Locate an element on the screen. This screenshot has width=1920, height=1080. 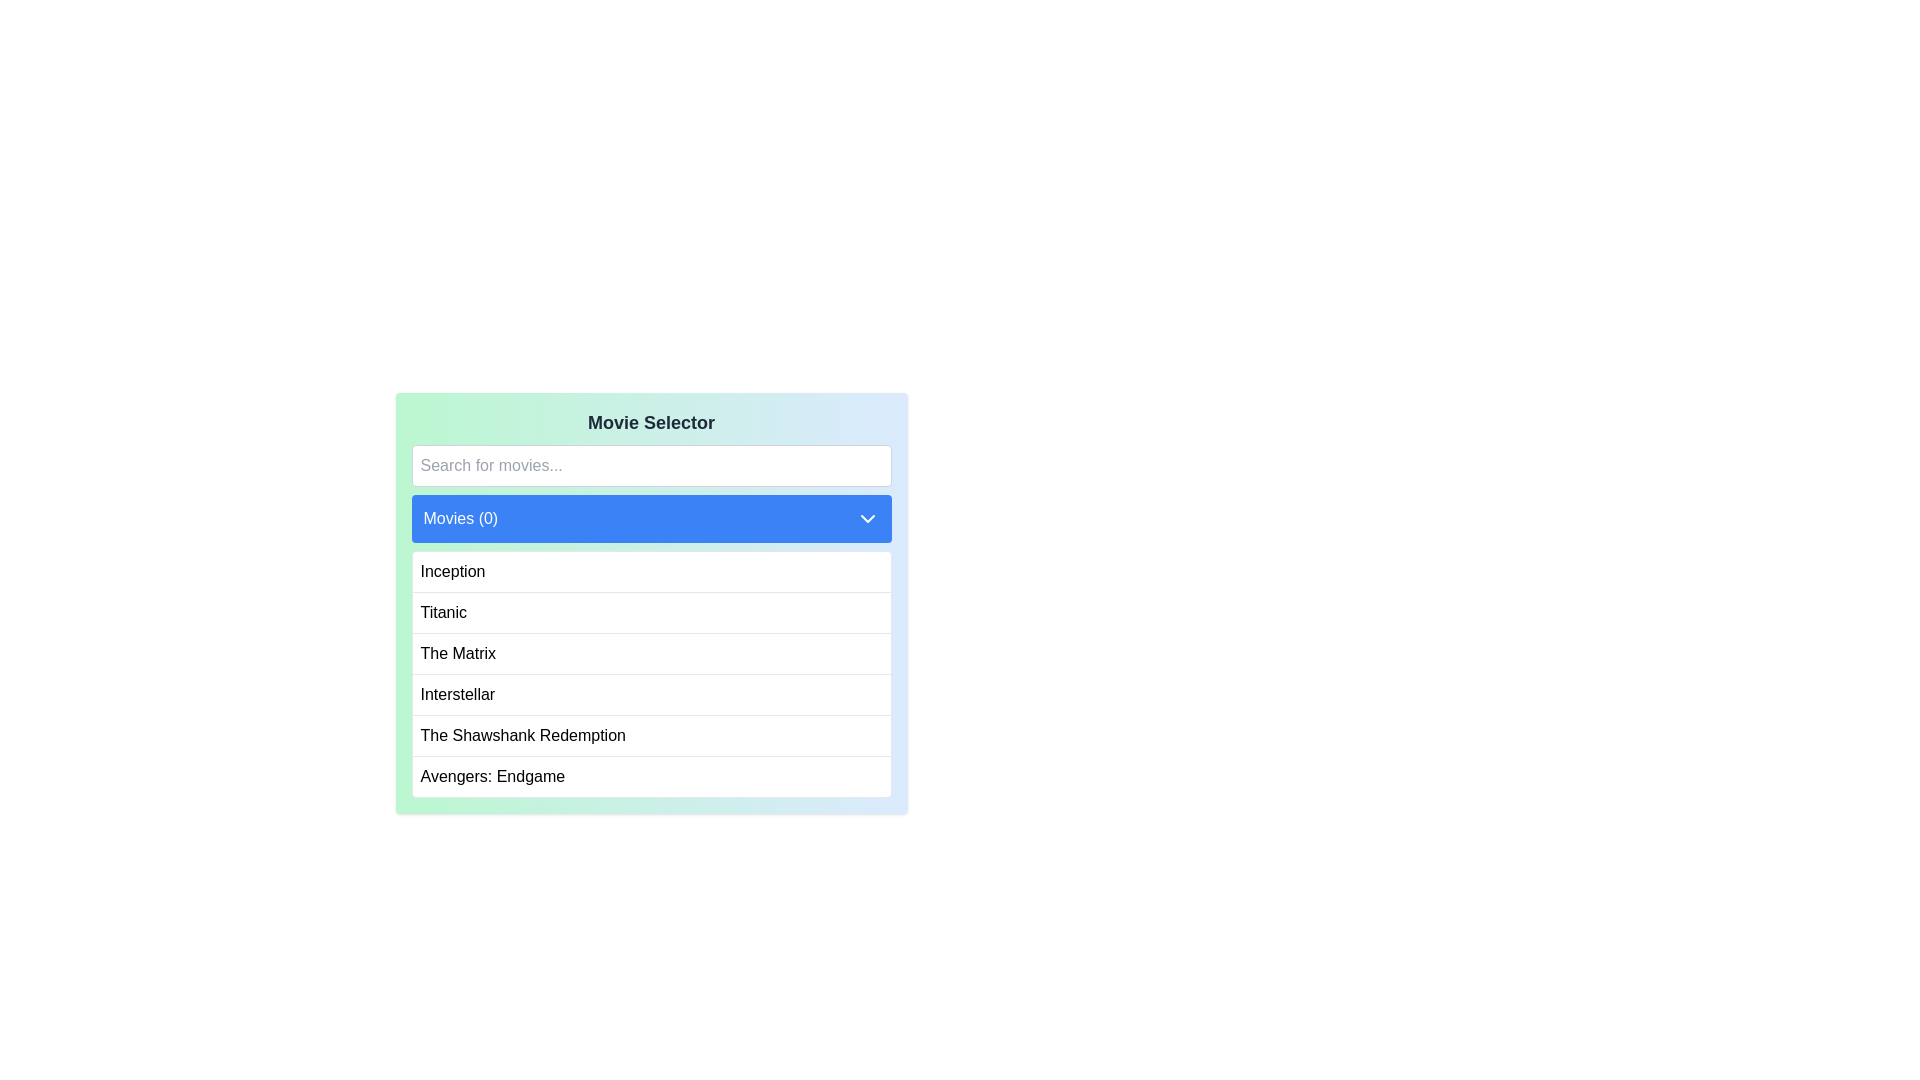
the last list item displaying 'Avengers: Endgame' in bold black font within the 'Movie Selector' dropdown menu is located at coordinates (651, 775).